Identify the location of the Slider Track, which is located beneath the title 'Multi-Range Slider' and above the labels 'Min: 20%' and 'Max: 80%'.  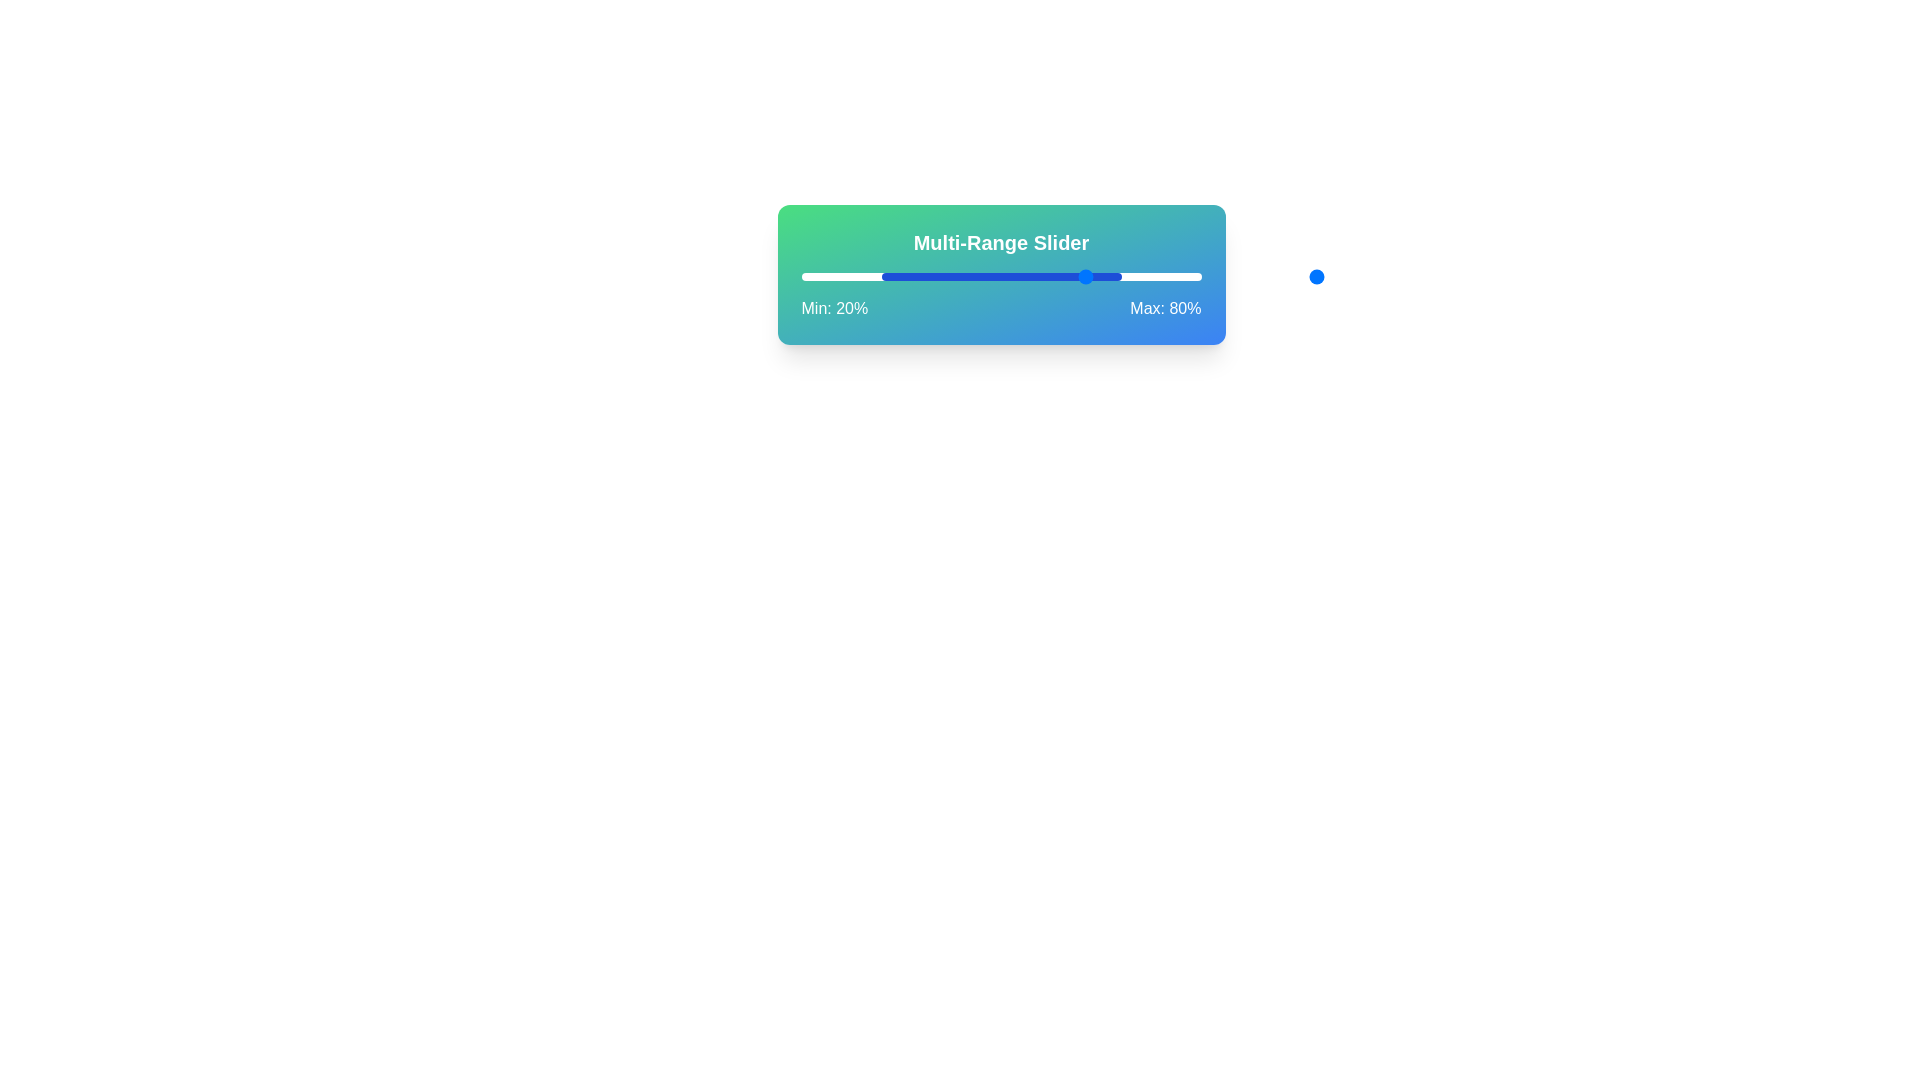
(1001, 277).